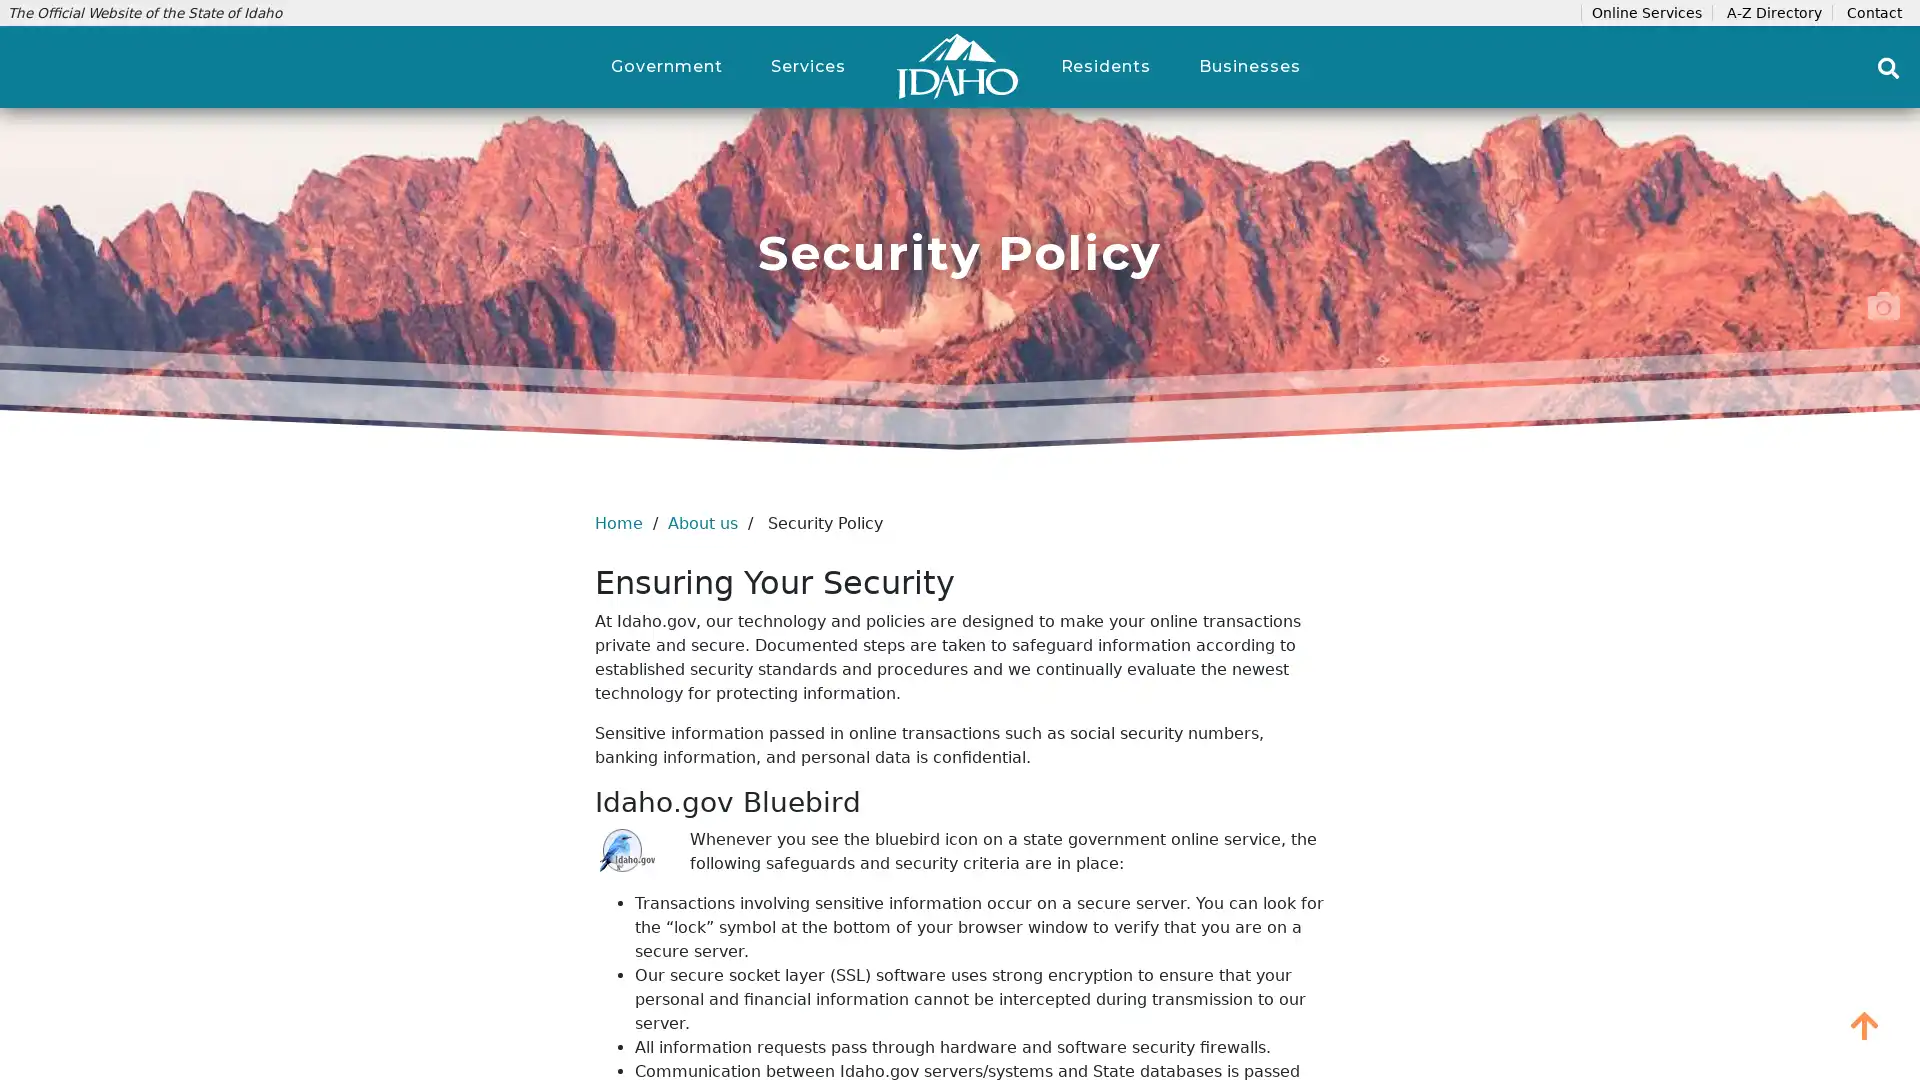 This screenshot has height=1080, width=1920. I want to click on Search, so click(1888, 67).